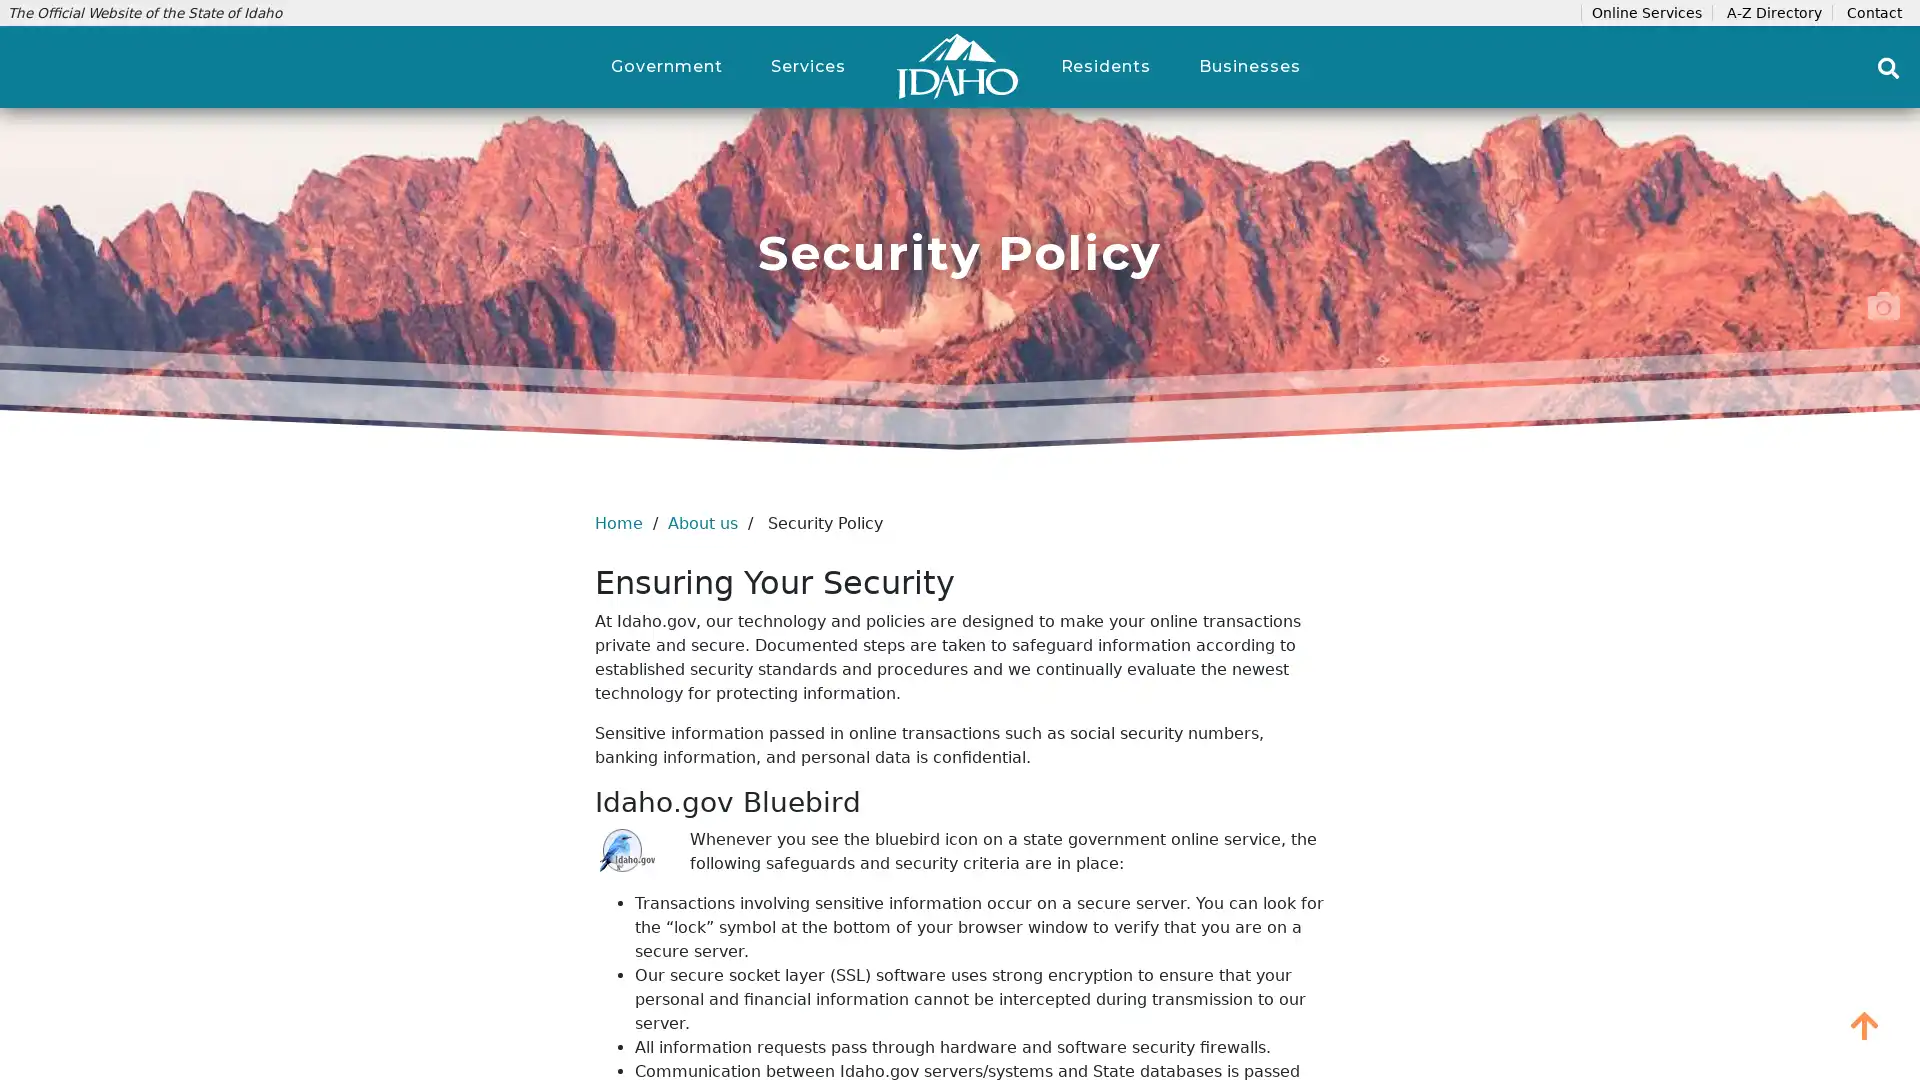 This screenshot has height=1080, width=1920. I want to click on Search, so click(1888, 67).